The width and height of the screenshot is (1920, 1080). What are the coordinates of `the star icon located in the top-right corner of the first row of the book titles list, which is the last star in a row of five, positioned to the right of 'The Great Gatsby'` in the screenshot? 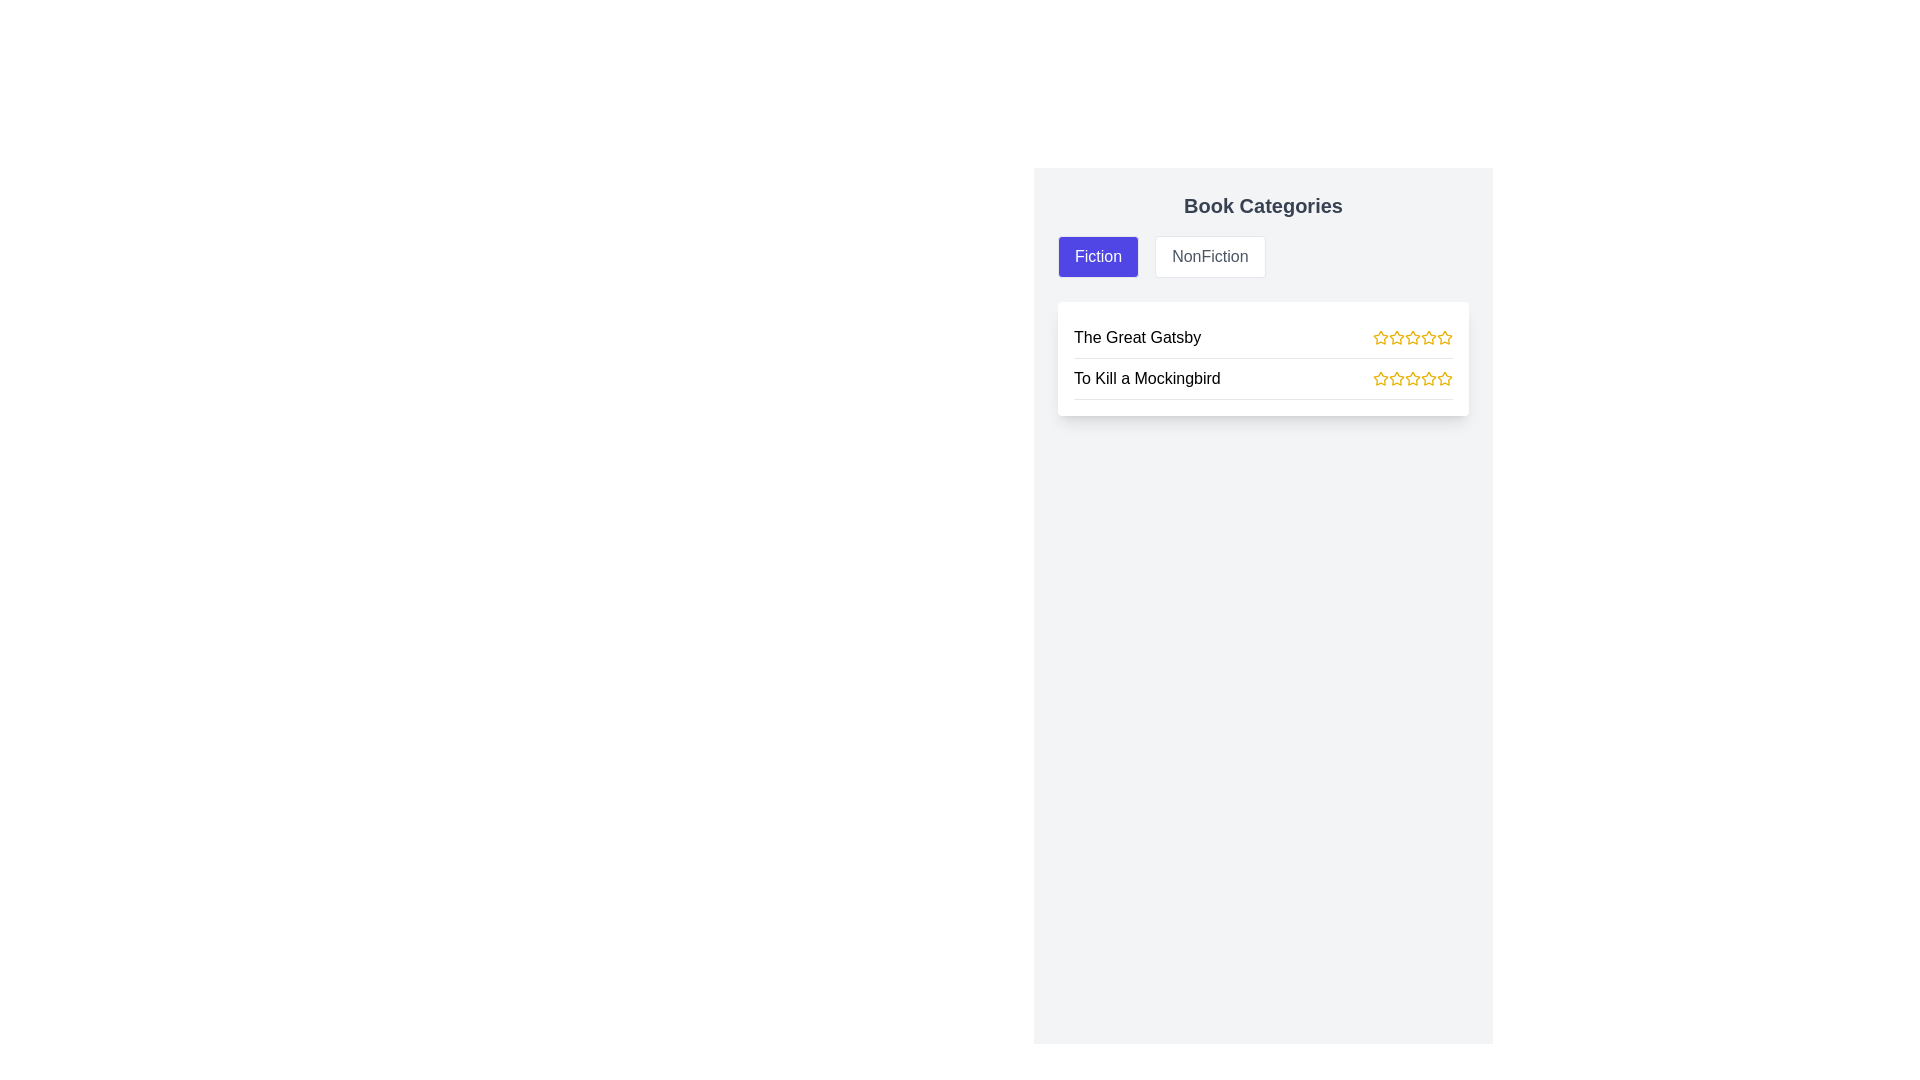 It's located at (1444, 337).